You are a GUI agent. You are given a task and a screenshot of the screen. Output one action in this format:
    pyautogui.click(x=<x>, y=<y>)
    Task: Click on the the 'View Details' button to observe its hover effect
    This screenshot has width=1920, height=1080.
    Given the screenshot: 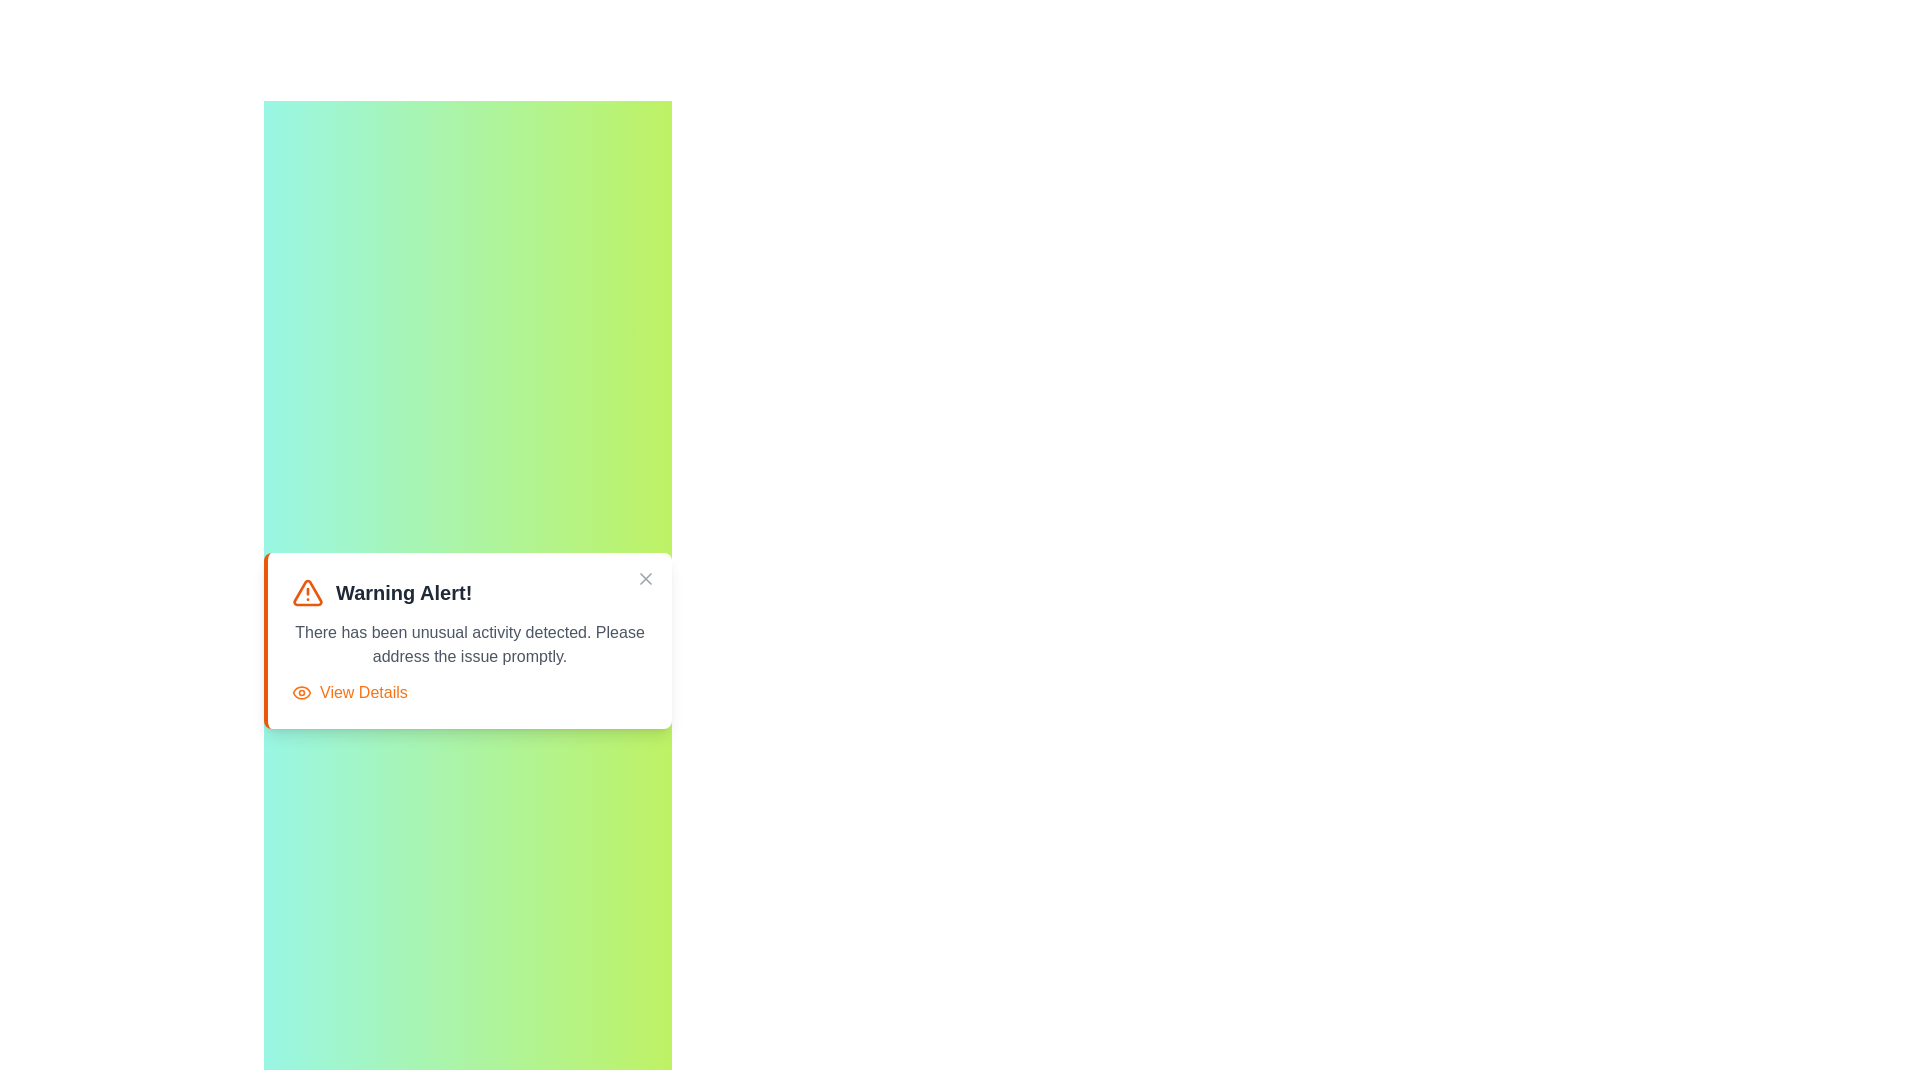 What is the action you would take?
    pyautogui.click(x=349, y=692)
    